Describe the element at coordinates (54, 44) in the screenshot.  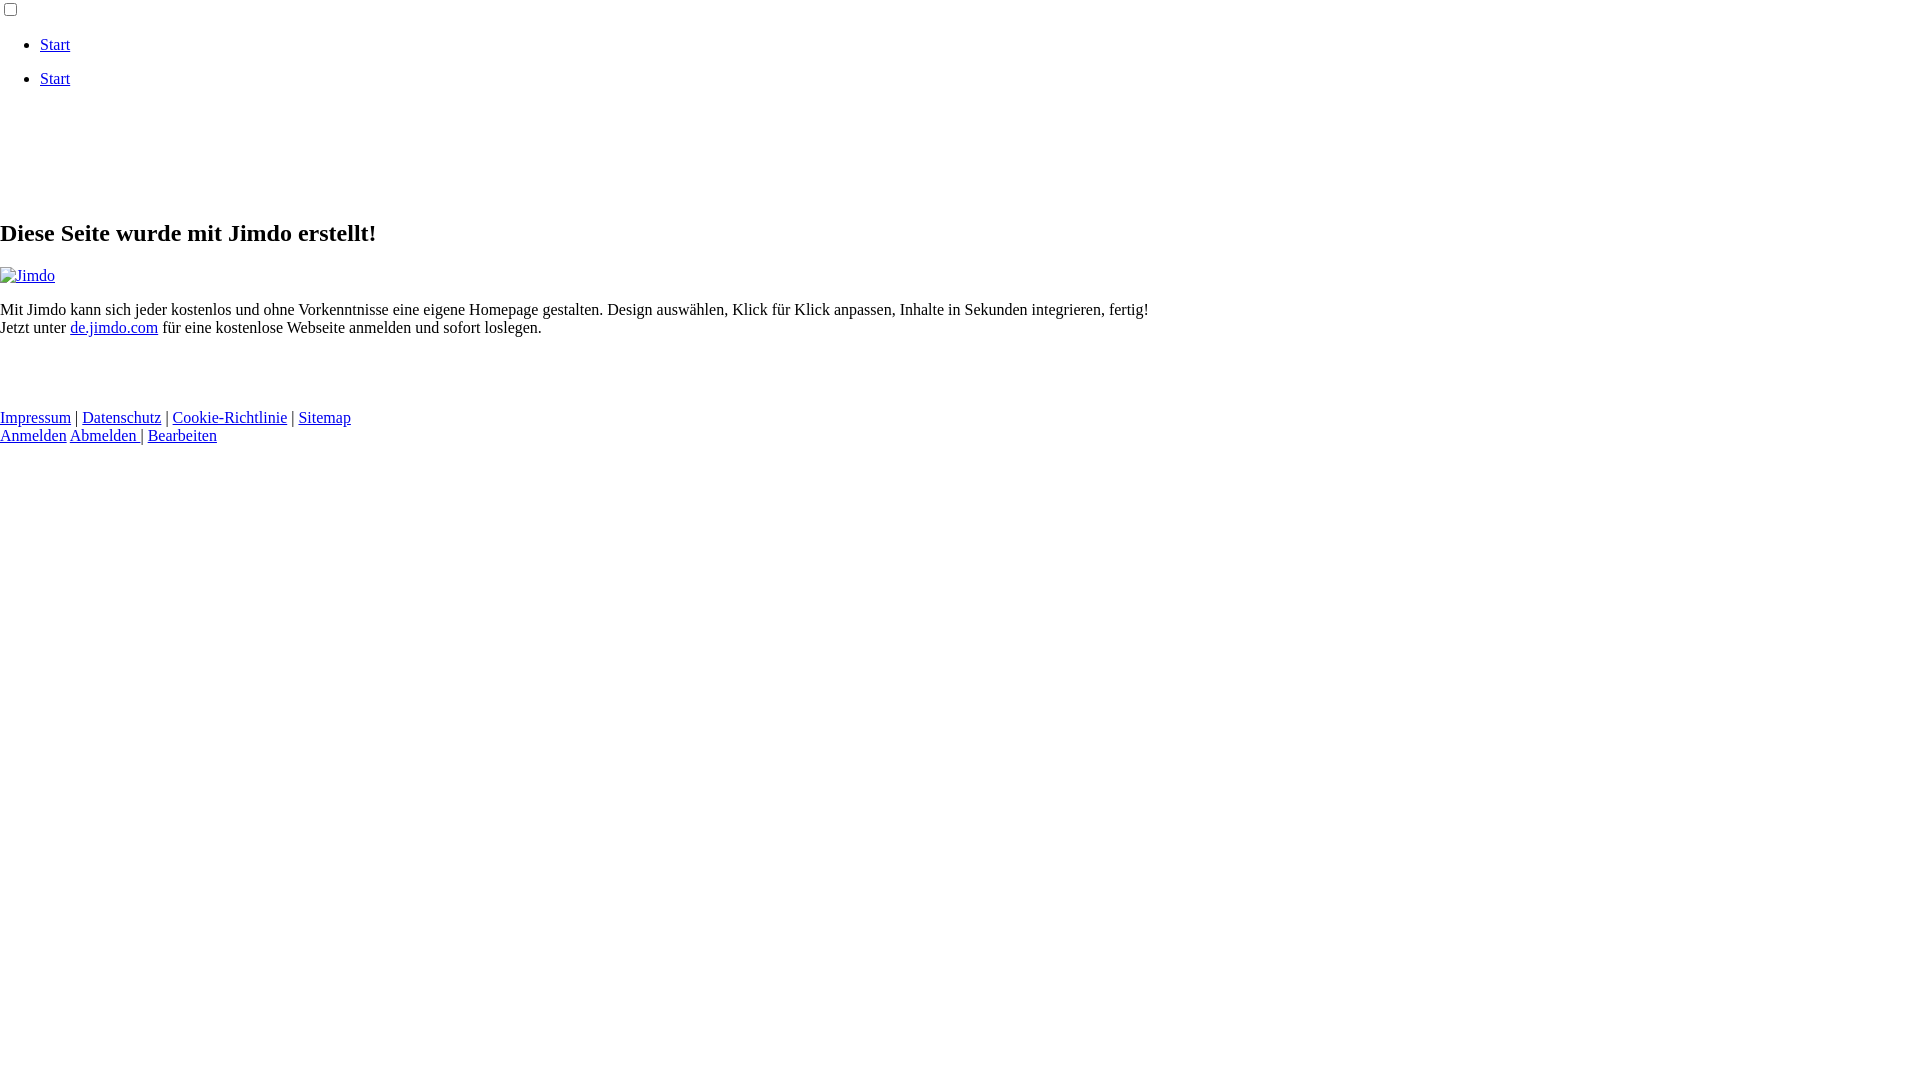
I see `'Start'` at that location.